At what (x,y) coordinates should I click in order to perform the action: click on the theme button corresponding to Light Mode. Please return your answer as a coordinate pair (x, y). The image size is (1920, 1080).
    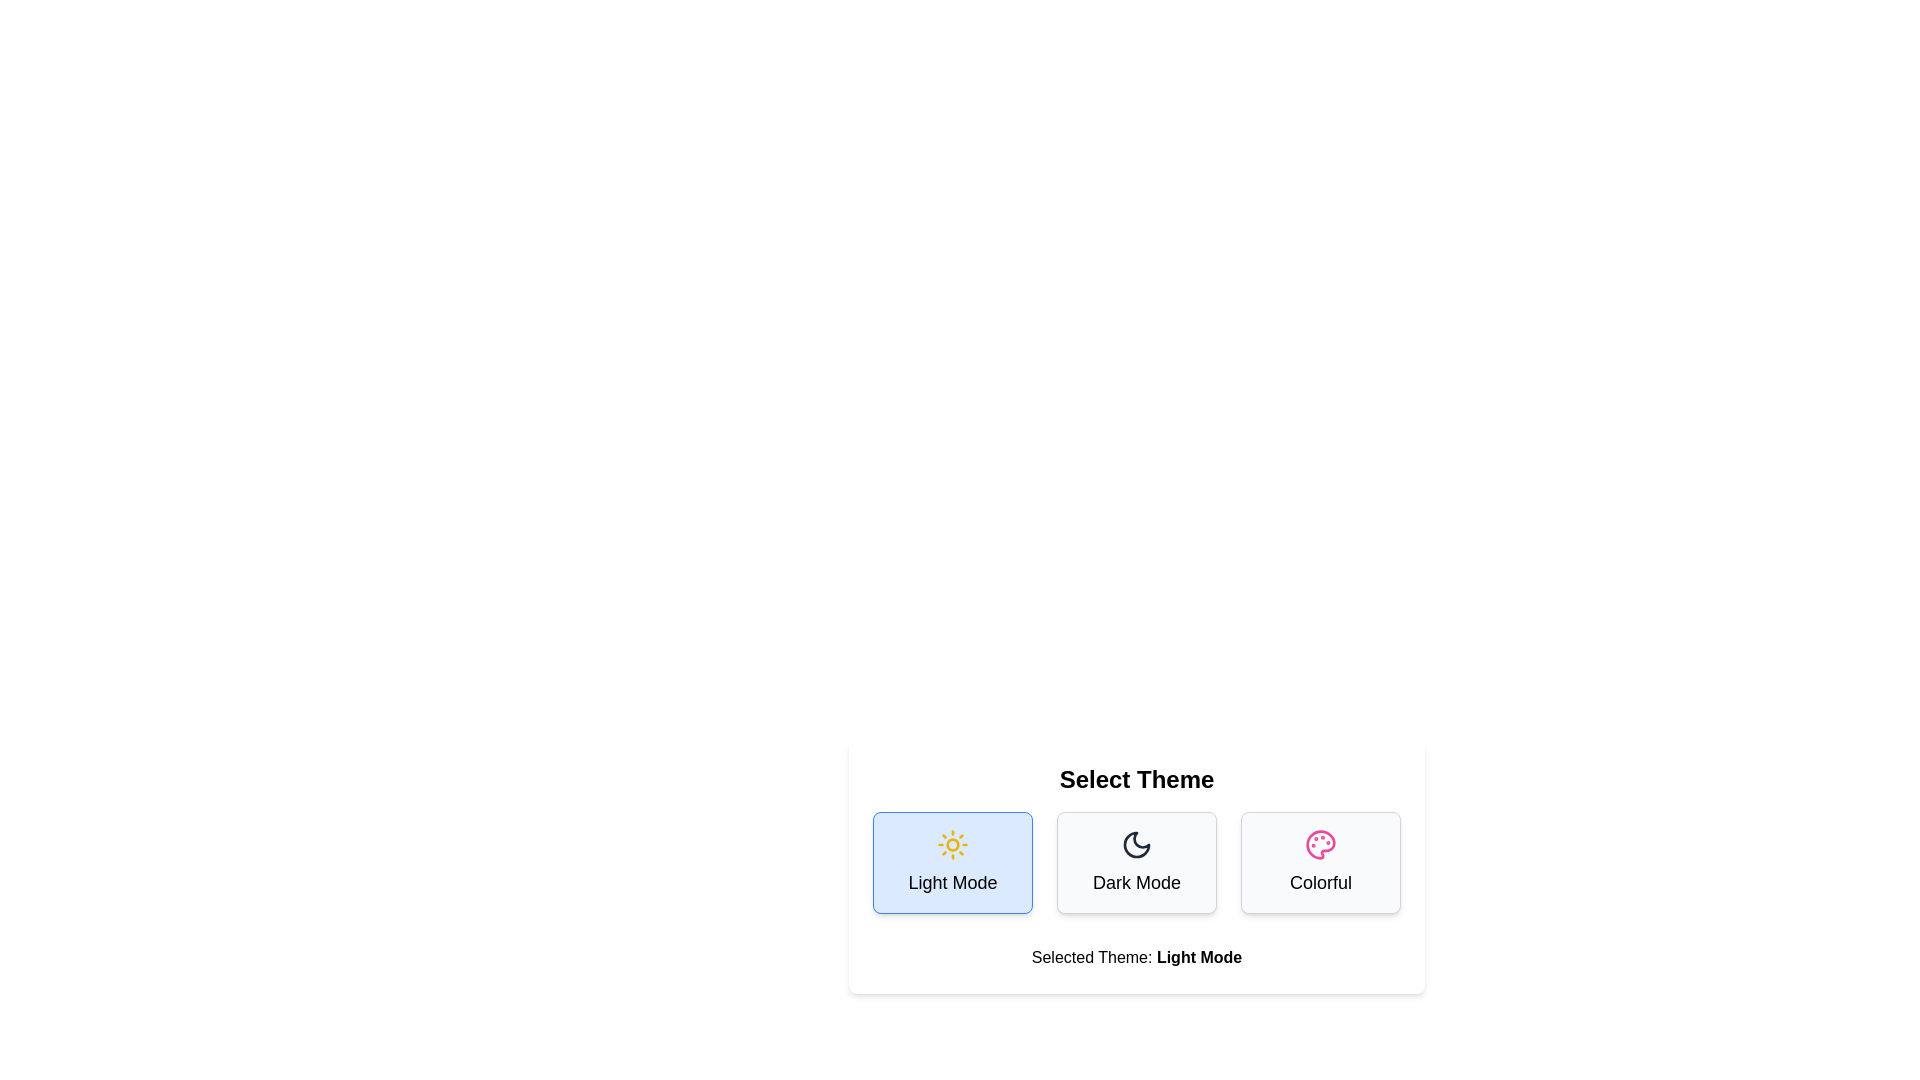
    Looking at the image, I should click on (952, 862).